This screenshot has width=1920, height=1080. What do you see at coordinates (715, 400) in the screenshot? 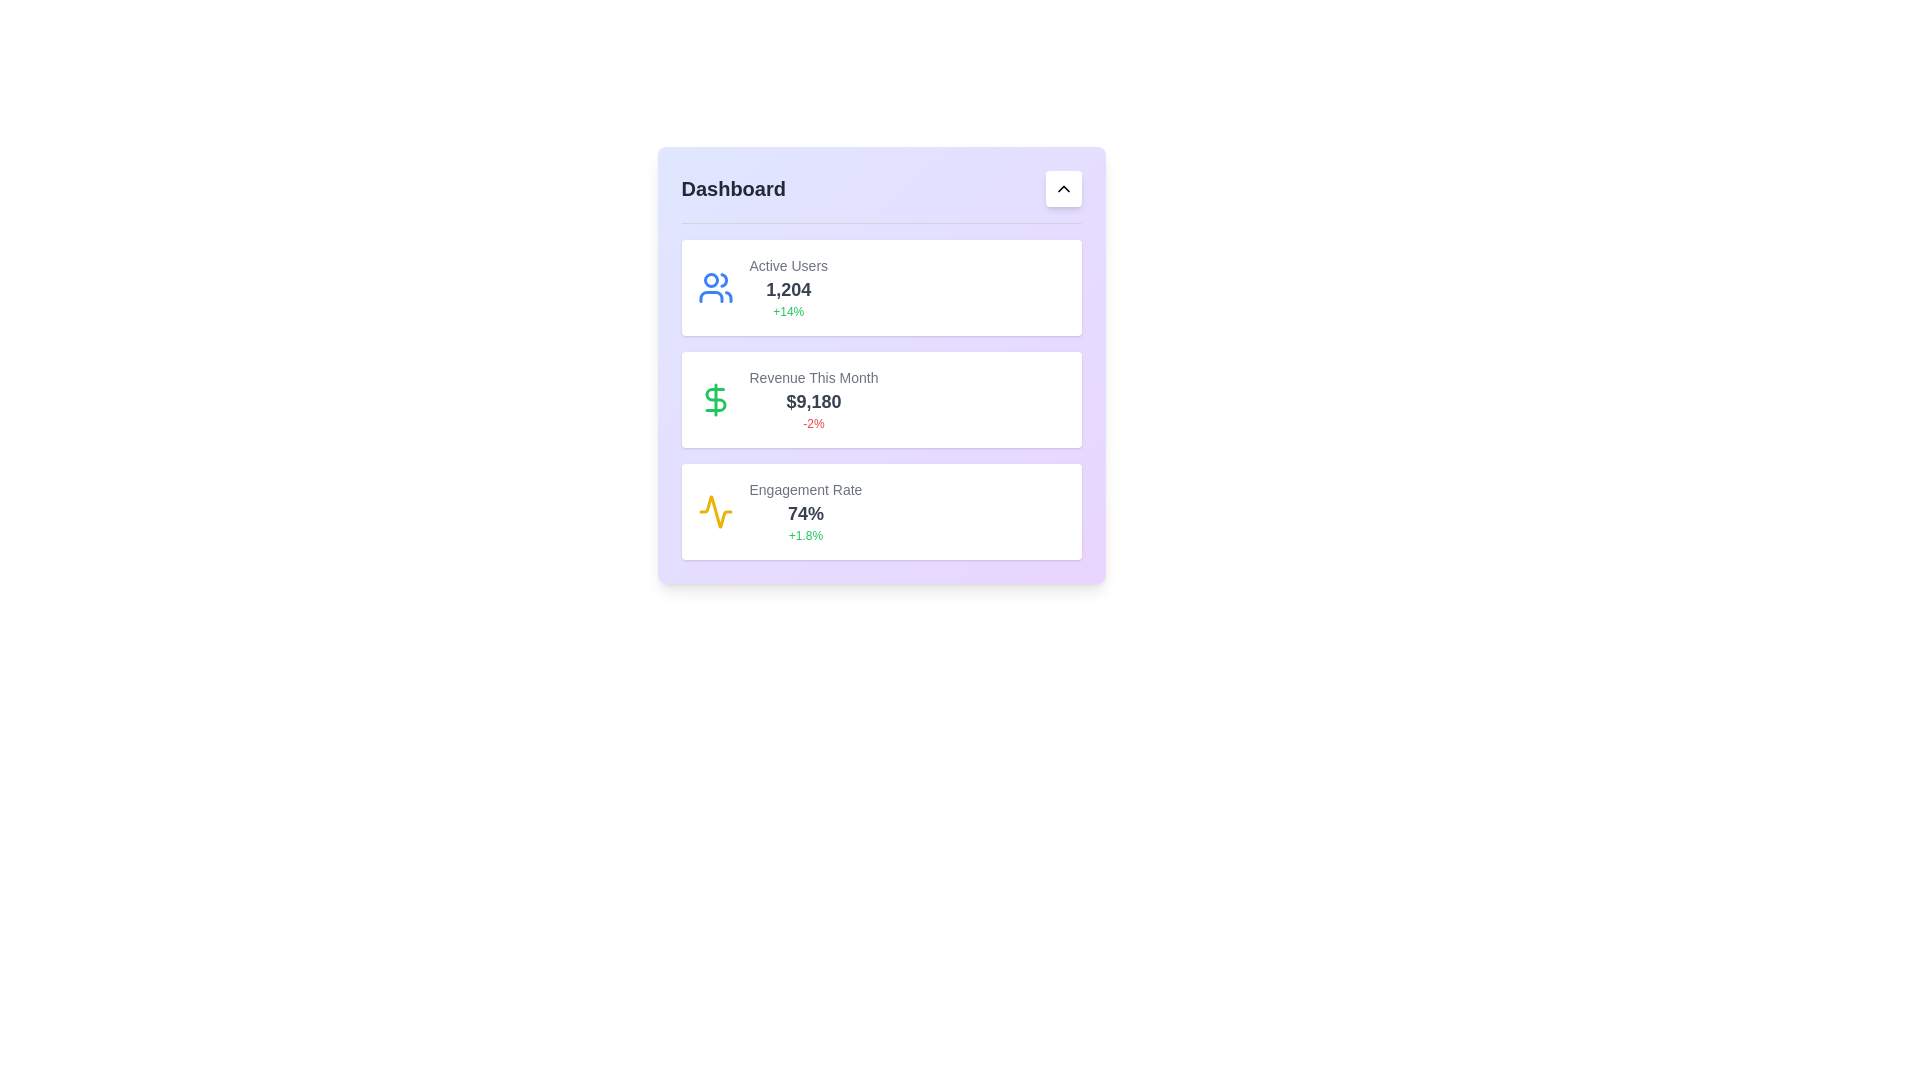
I see `the icon that complements the 'Revenue This Month' statistic, located in the second card of the dashboard, to the left of the textual content` at bounding box center [715, 400].